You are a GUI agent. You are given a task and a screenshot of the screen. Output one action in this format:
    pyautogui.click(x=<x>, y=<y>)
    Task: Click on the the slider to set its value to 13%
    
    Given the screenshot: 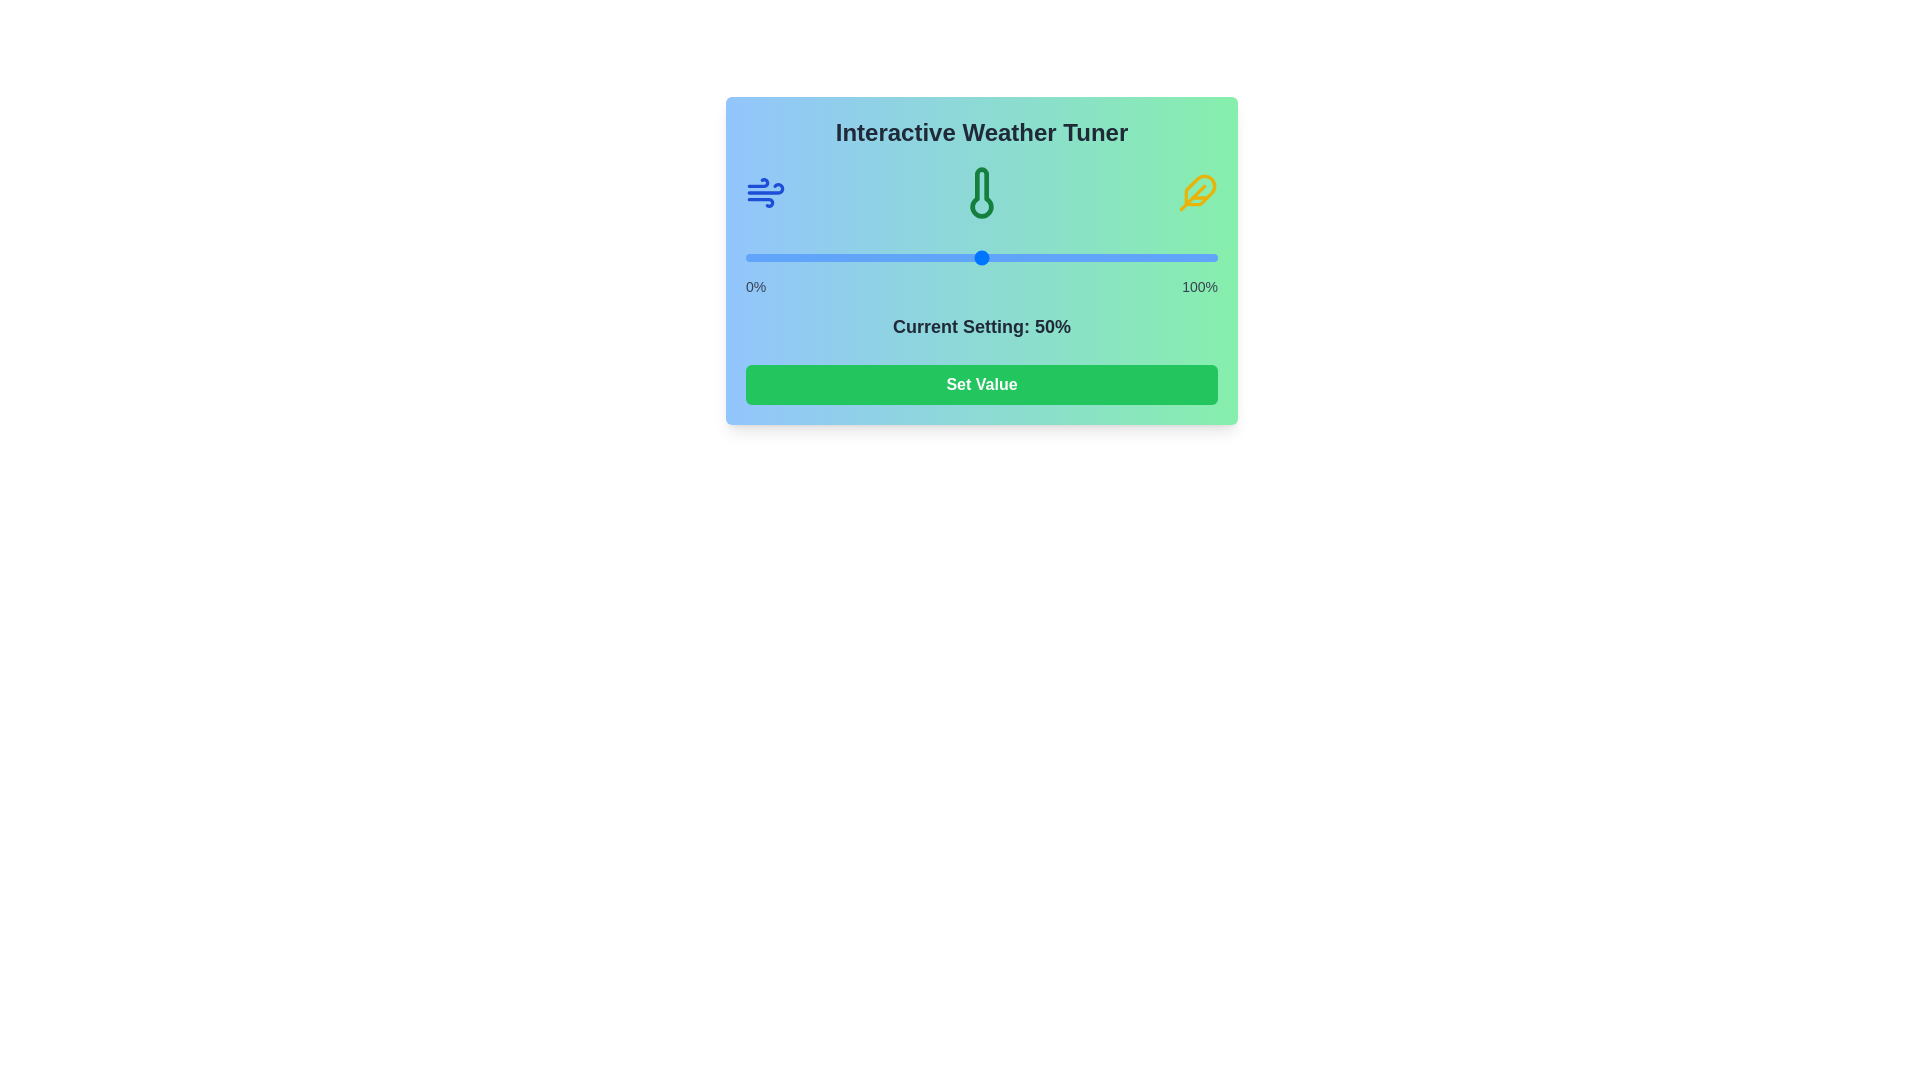 What is the action you would take?
    pyautogui.click(x=807, y=257)
    